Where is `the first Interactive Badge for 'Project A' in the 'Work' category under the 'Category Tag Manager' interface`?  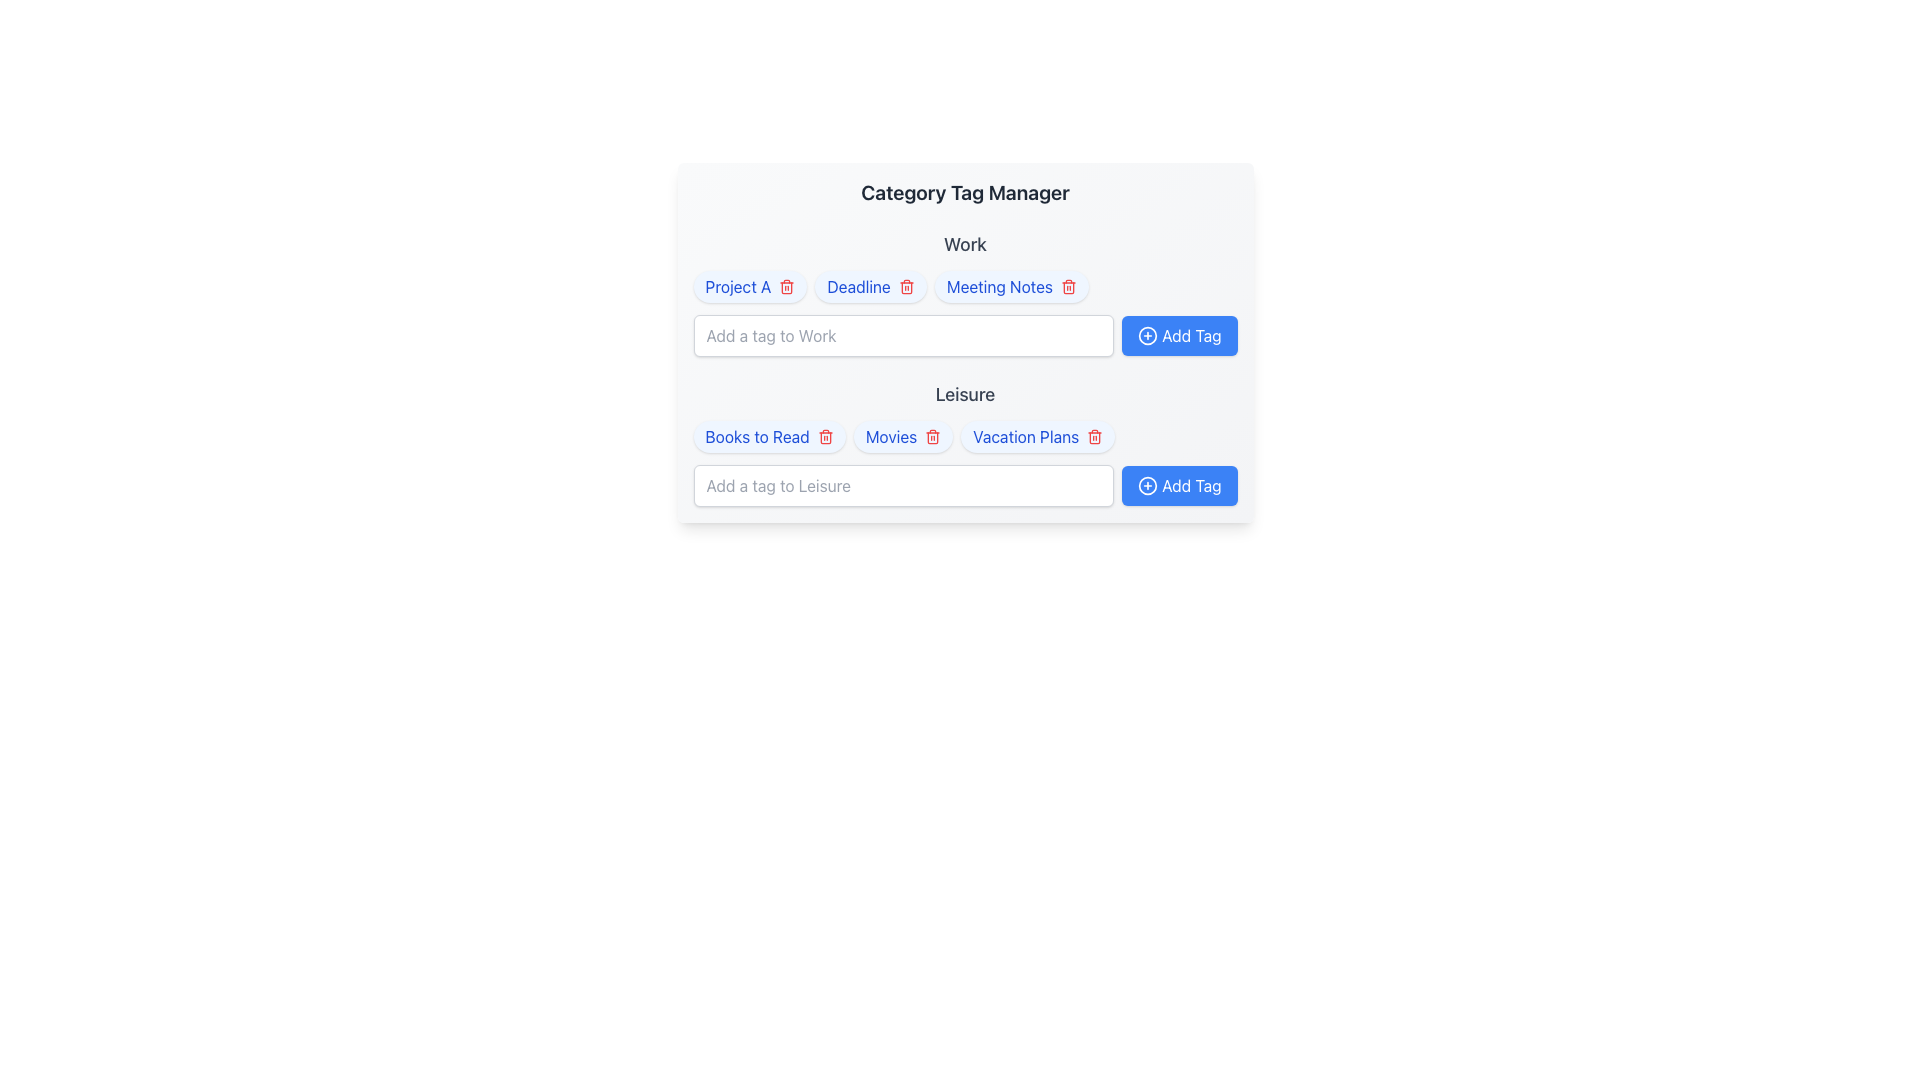 the first Interactive Badge for 'Project A' in the 'Work' category under the 'Category Tag Manager' interface is located at coordinates (749, 286).